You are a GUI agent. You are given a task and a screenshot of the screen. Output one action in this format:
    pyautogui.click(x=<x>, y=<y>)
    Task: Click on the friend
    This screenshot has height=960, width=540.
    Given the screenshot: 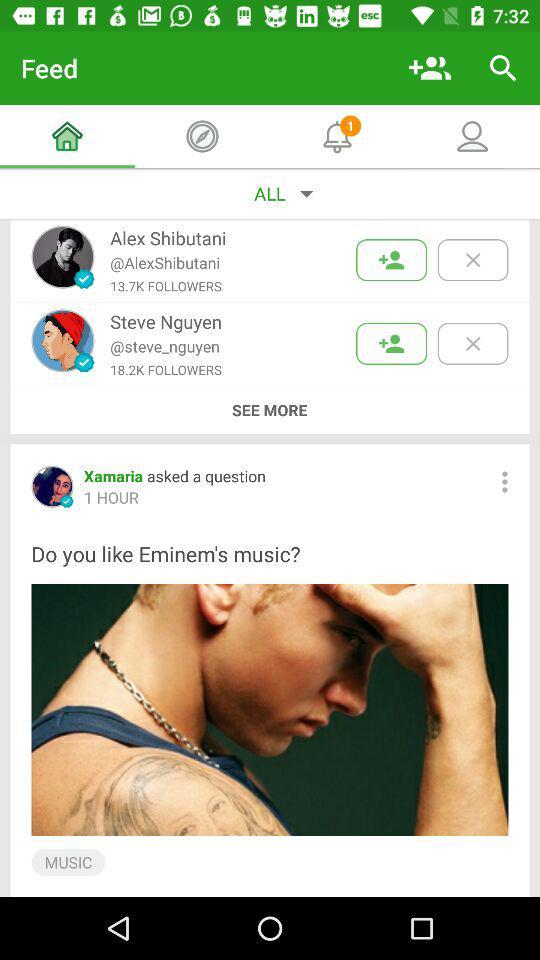 What is the action you would take?
    pyautogui.click(x=391, y=343)
    